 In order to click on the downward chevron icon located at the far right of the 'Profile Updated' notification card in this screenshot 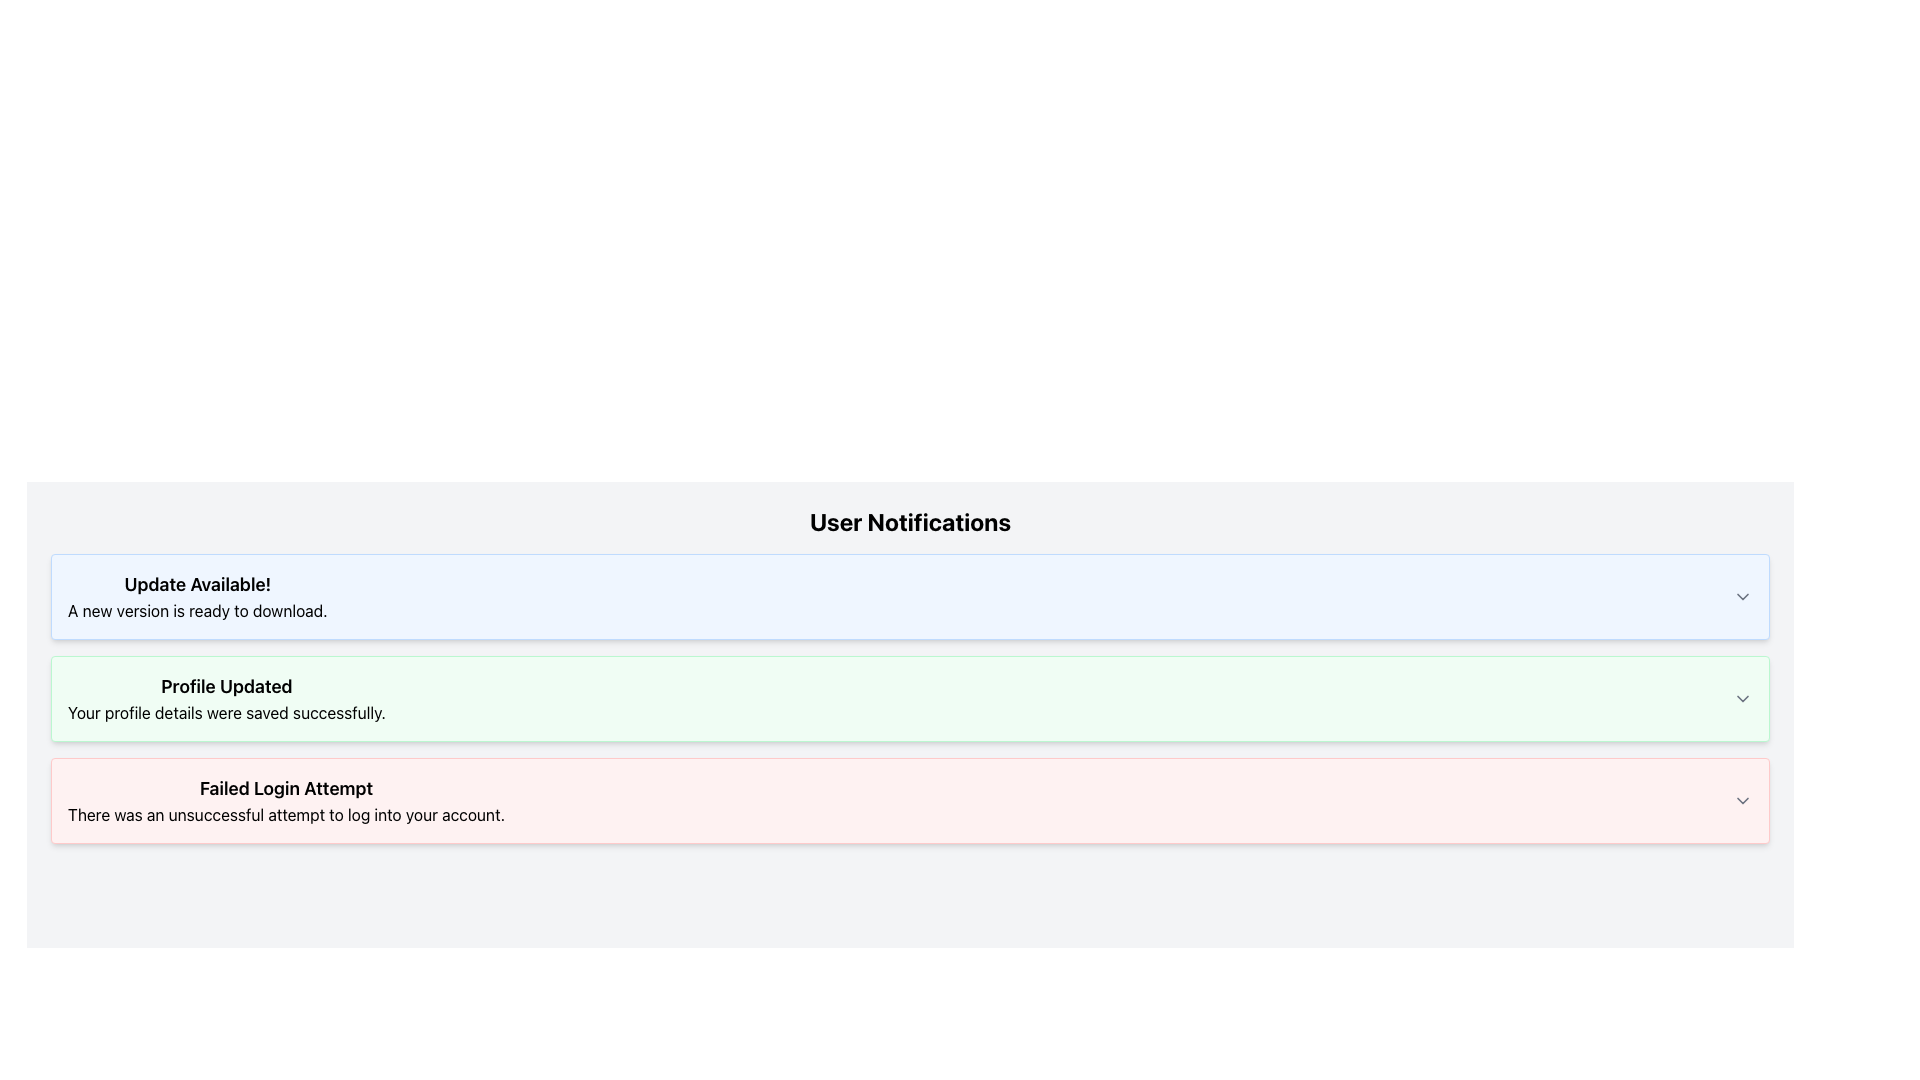, I will do `click(1741, 697)`.